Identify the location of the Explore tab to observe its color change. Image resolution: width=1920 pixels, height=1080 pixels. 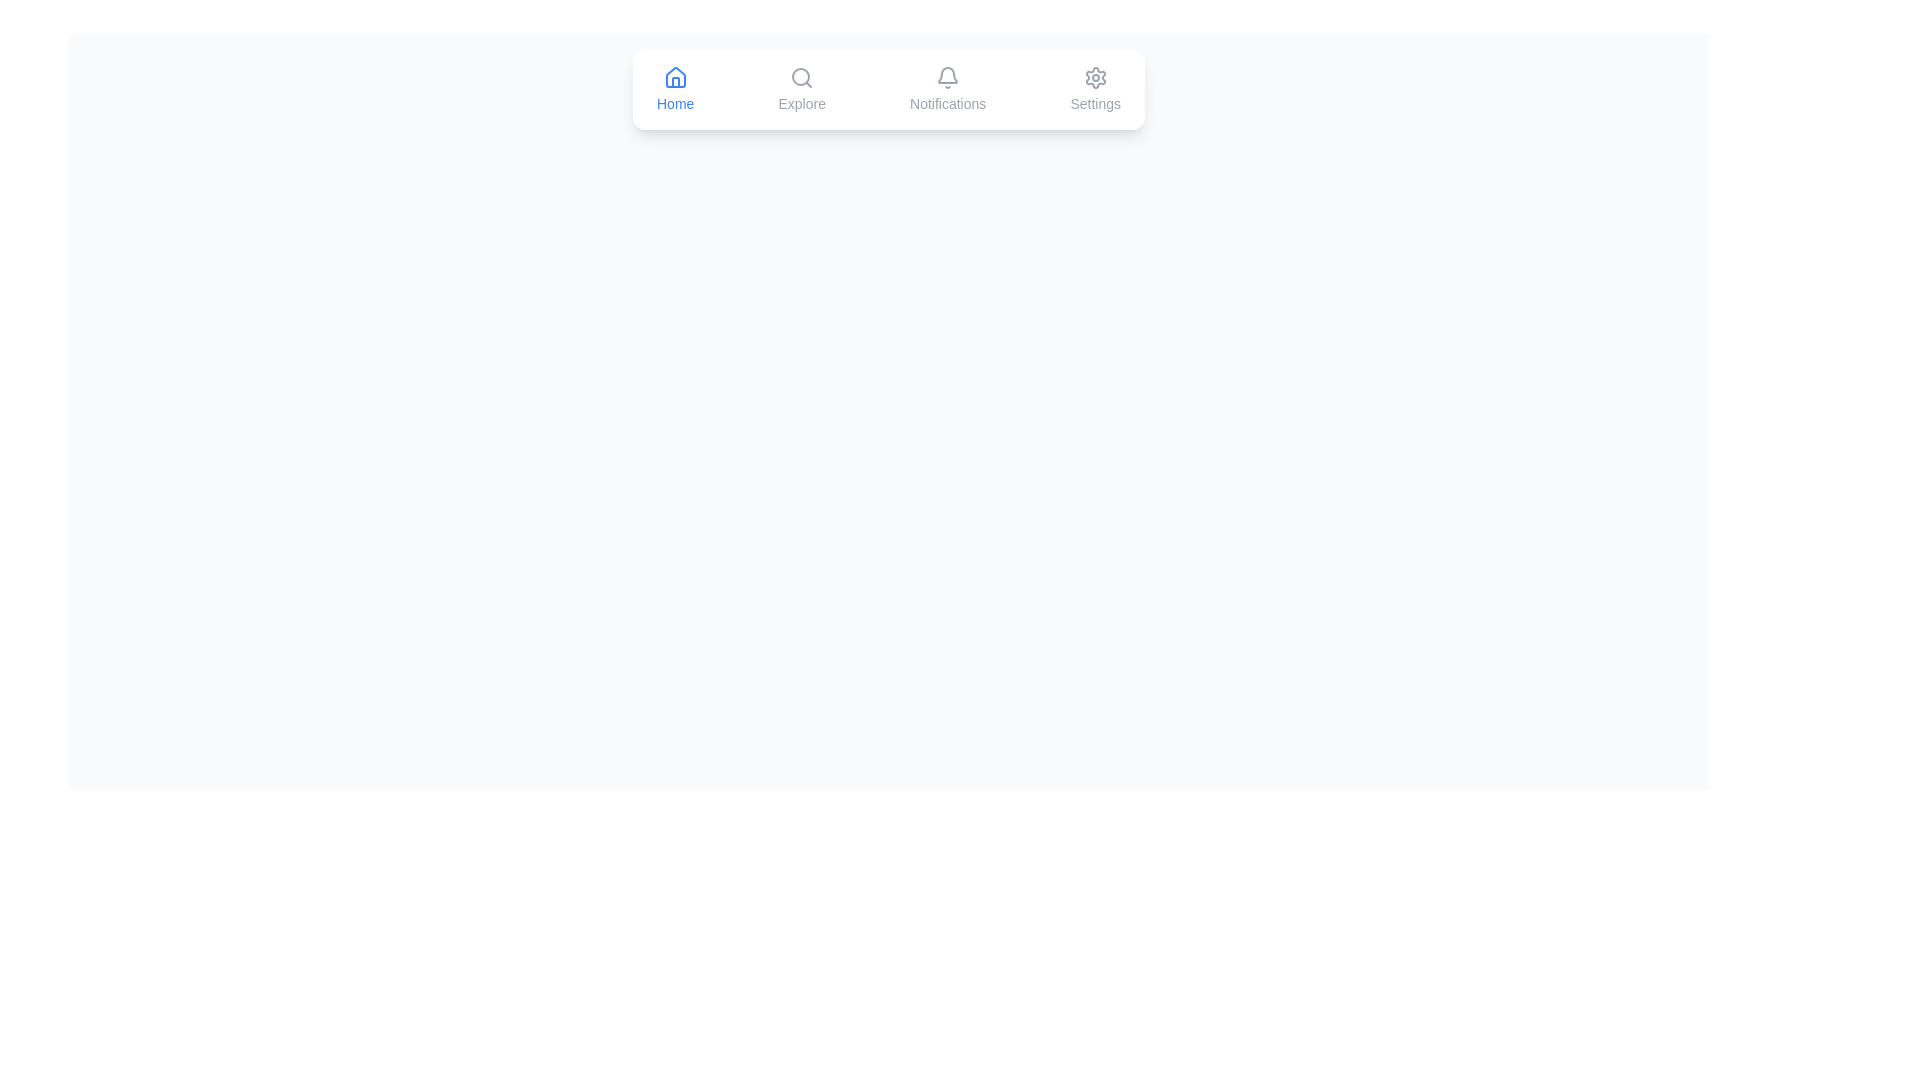
(802, 88).